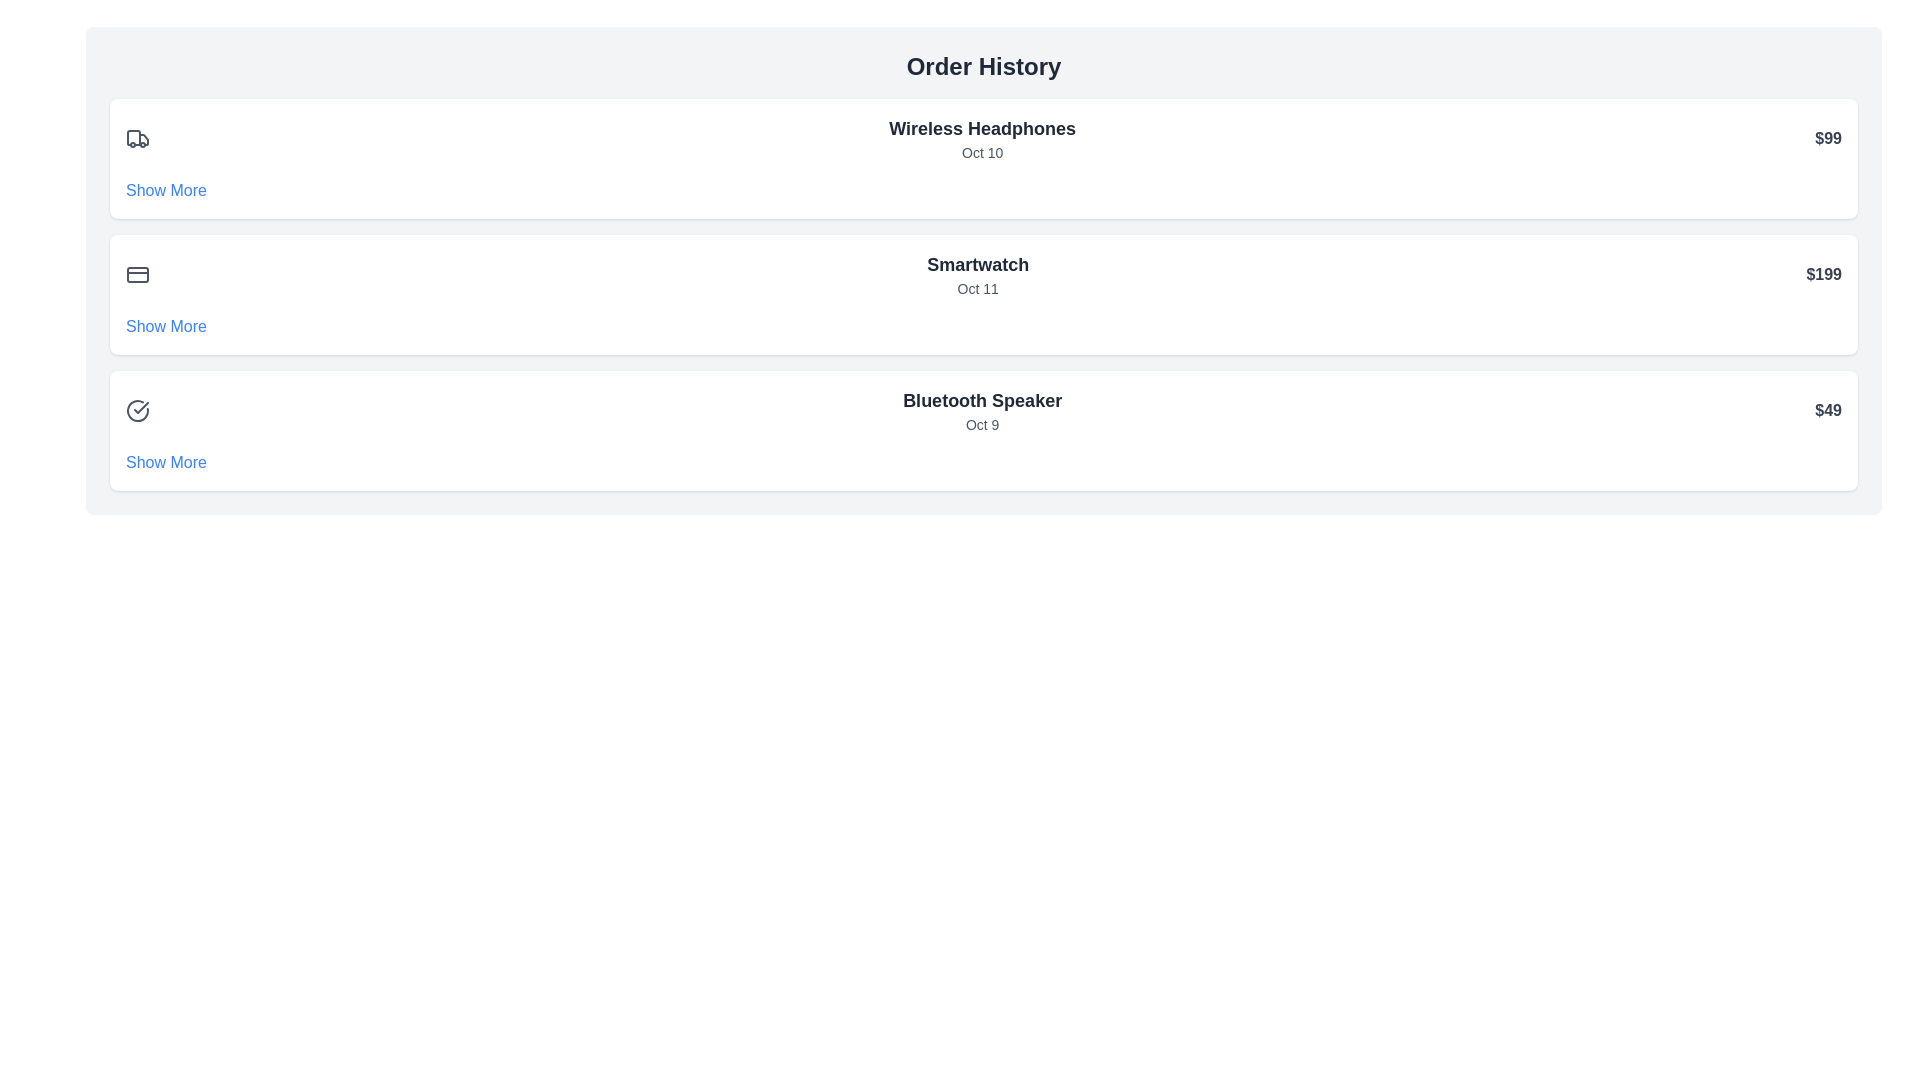 This screenshot has height=1080, width=1920. Describe the element at coordinates (137, 410) in the screenshot. I see `the status indicator icon located to the left of the 'Bluetooth Speaker' entry in the product list` at that location.